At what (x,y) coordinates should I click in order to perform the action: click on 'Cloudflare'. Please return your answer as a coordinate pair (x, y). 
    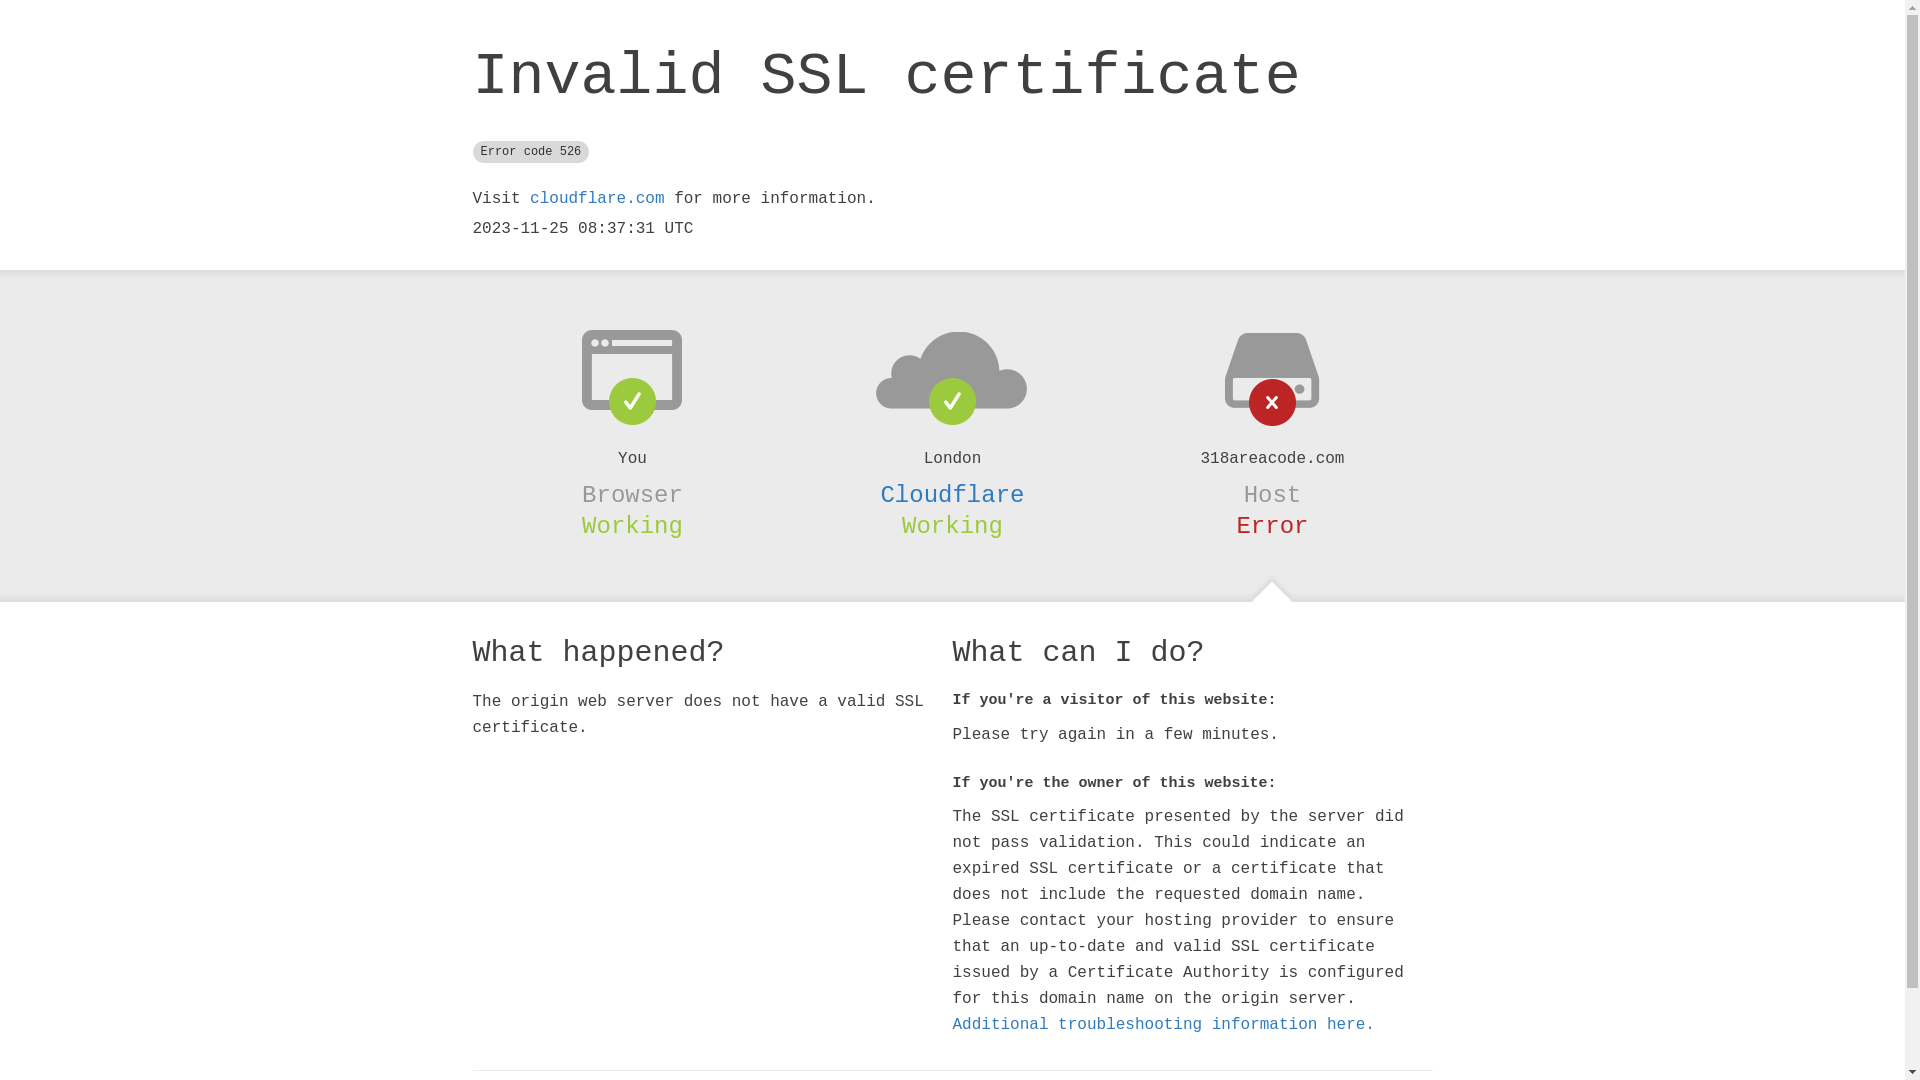
    Looking at the image, I should click on (950, 495).